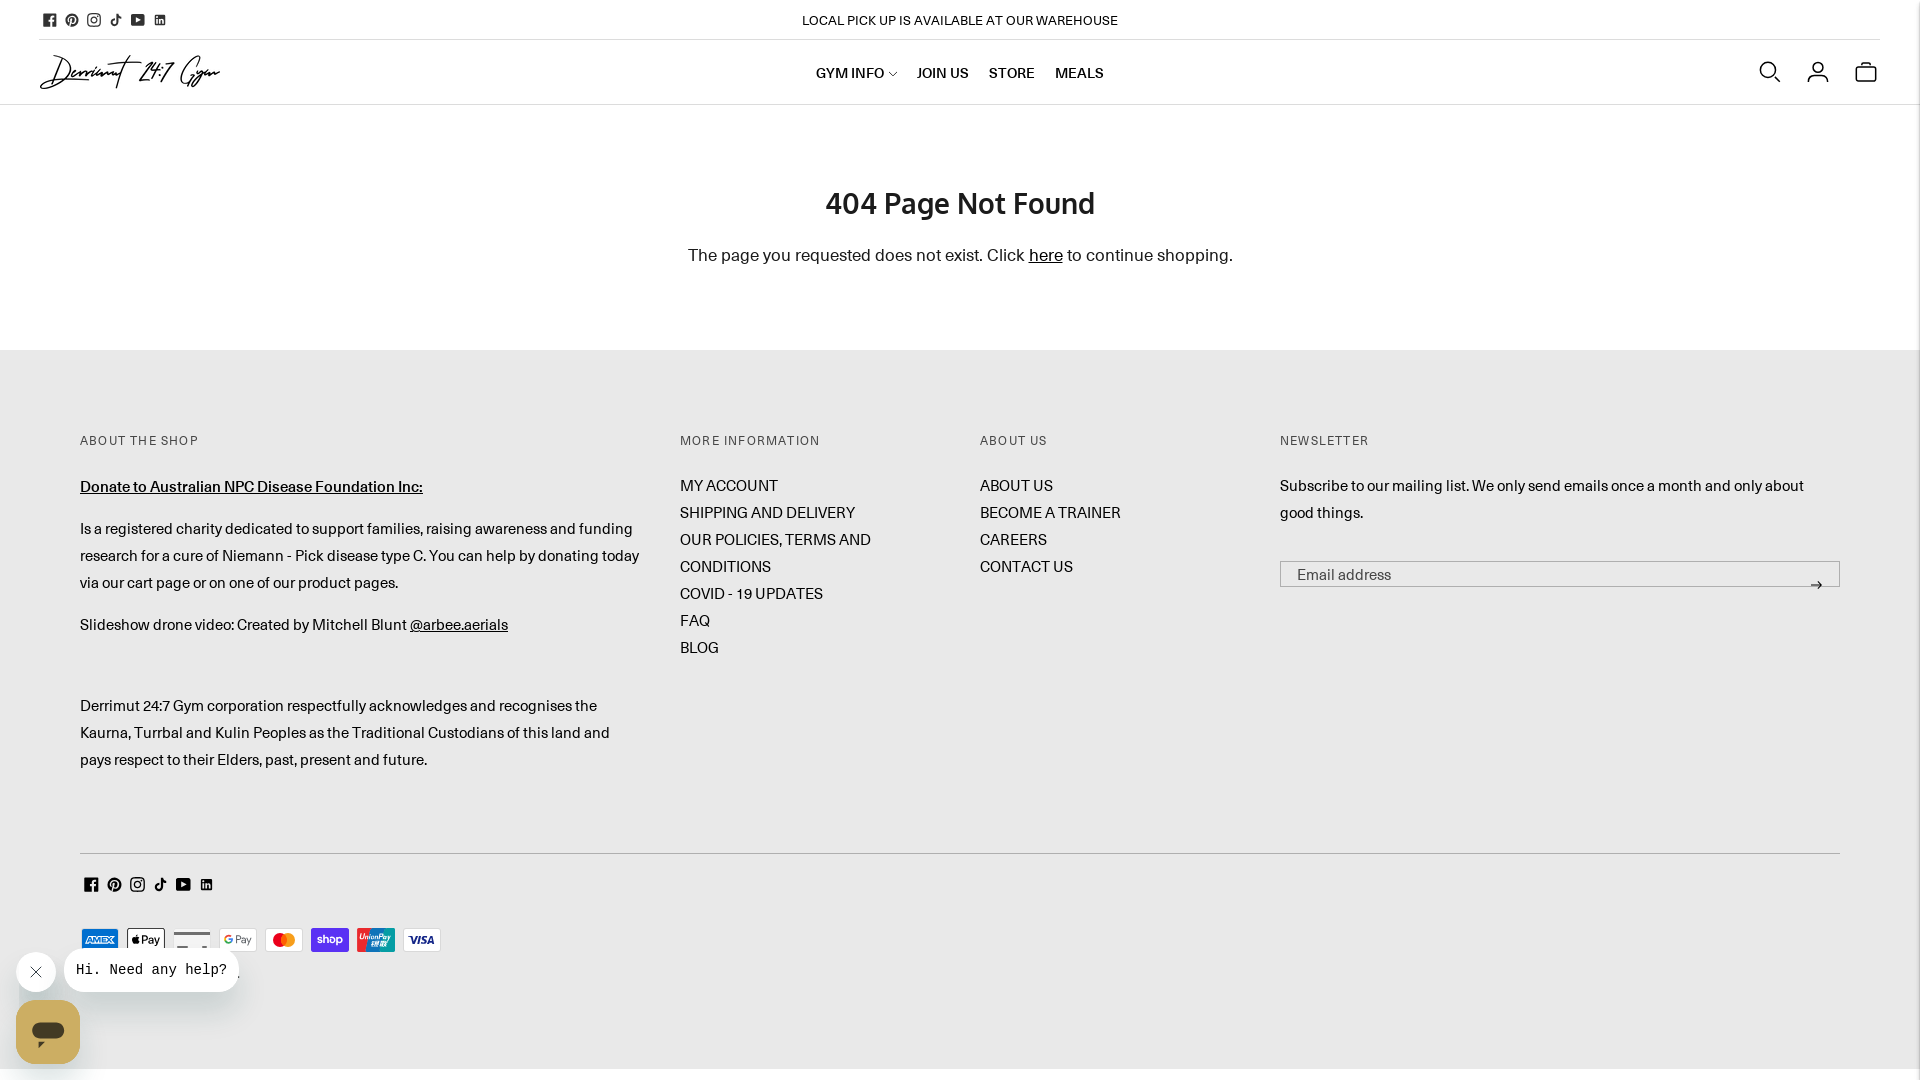 The height and width of the screenshot is (1080, 1920). Describe the element at coordinates (680, 552) in the screenshot. I see `'OUR POLICIES, TERMS AND CONDITIONS'` at that location.